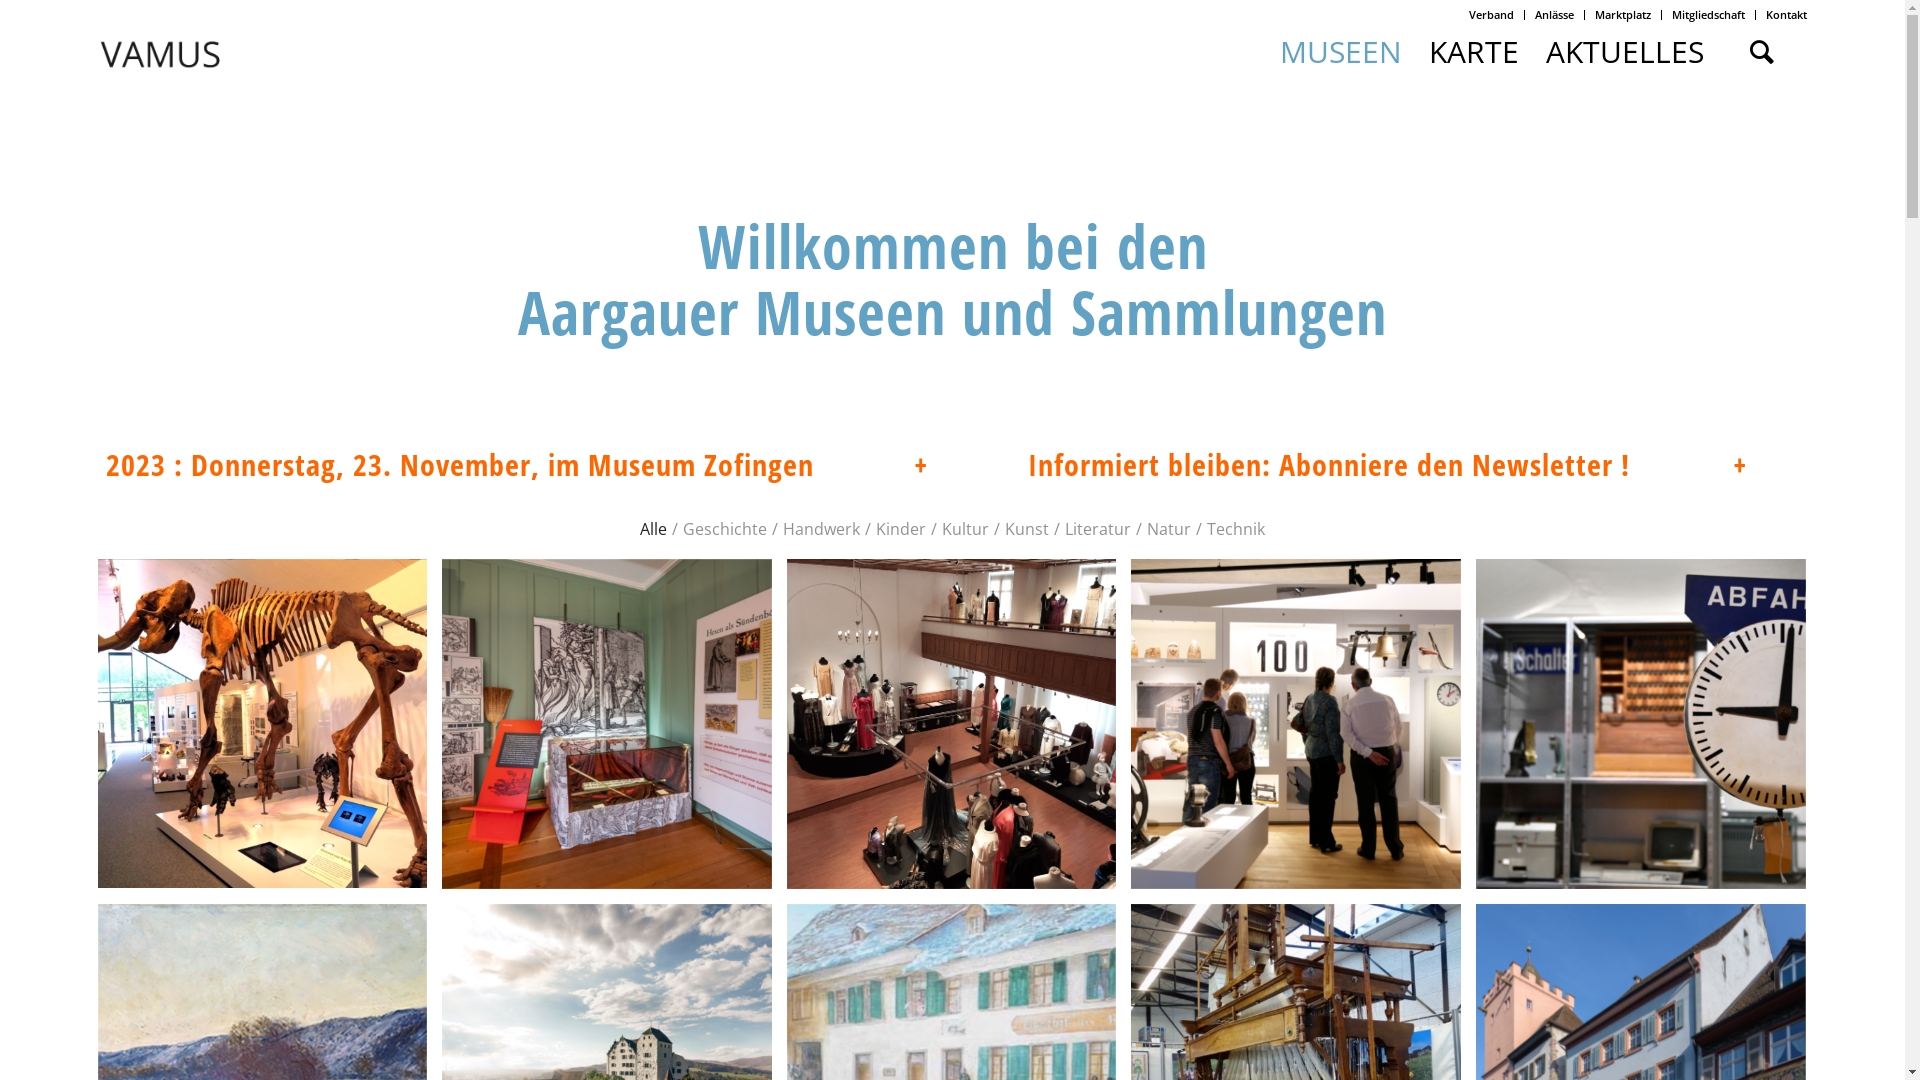  I want to click on 'Verband', so click(1491, 14).